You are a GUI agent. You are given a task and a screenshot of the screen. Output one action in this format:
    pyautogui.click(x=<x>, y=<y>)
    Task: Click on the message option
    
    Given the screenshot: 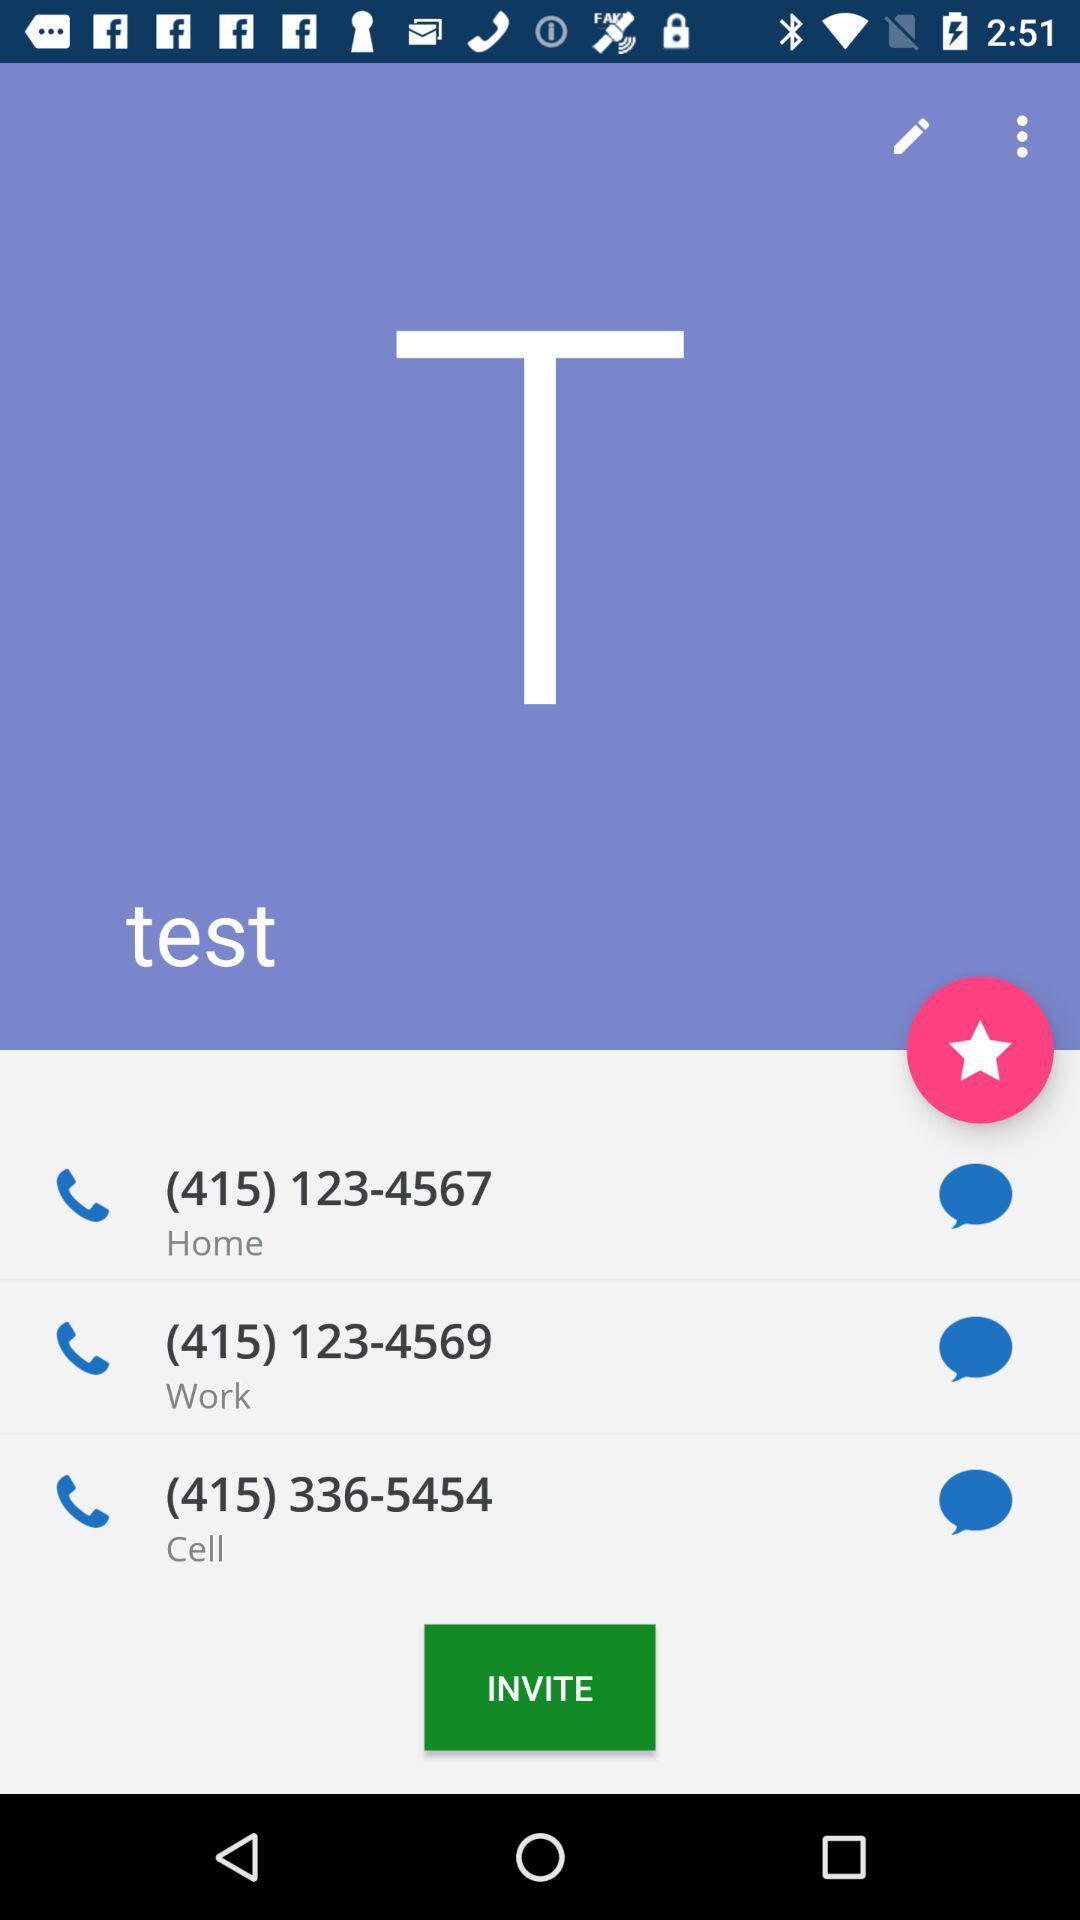 What is the action you would take?
    pyautogui.click(x=974, y=1502)
    